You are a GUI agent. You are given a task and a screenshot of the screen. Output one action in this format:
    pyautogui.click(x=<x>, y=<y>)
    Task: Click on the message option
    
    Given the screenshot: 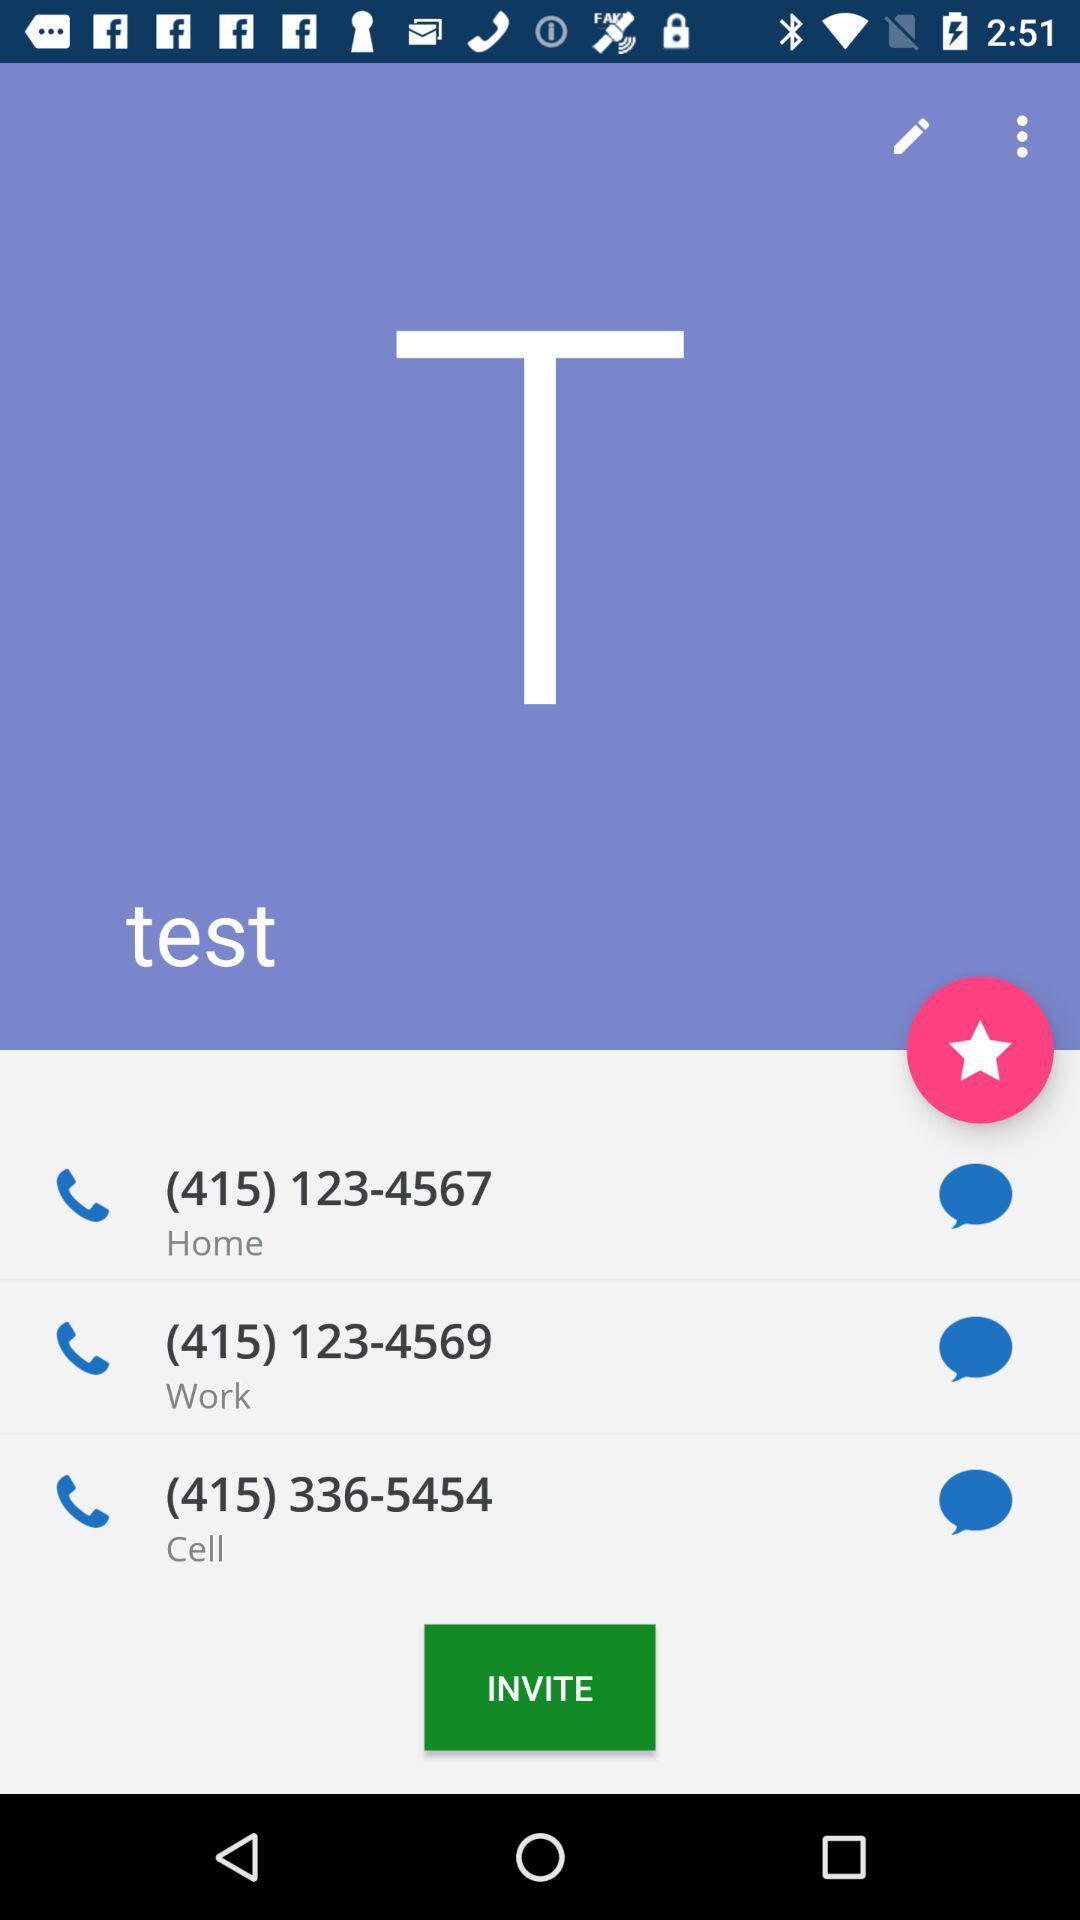 What is the action you would take?
    pyautogui.click(x=974, y=1502)
    